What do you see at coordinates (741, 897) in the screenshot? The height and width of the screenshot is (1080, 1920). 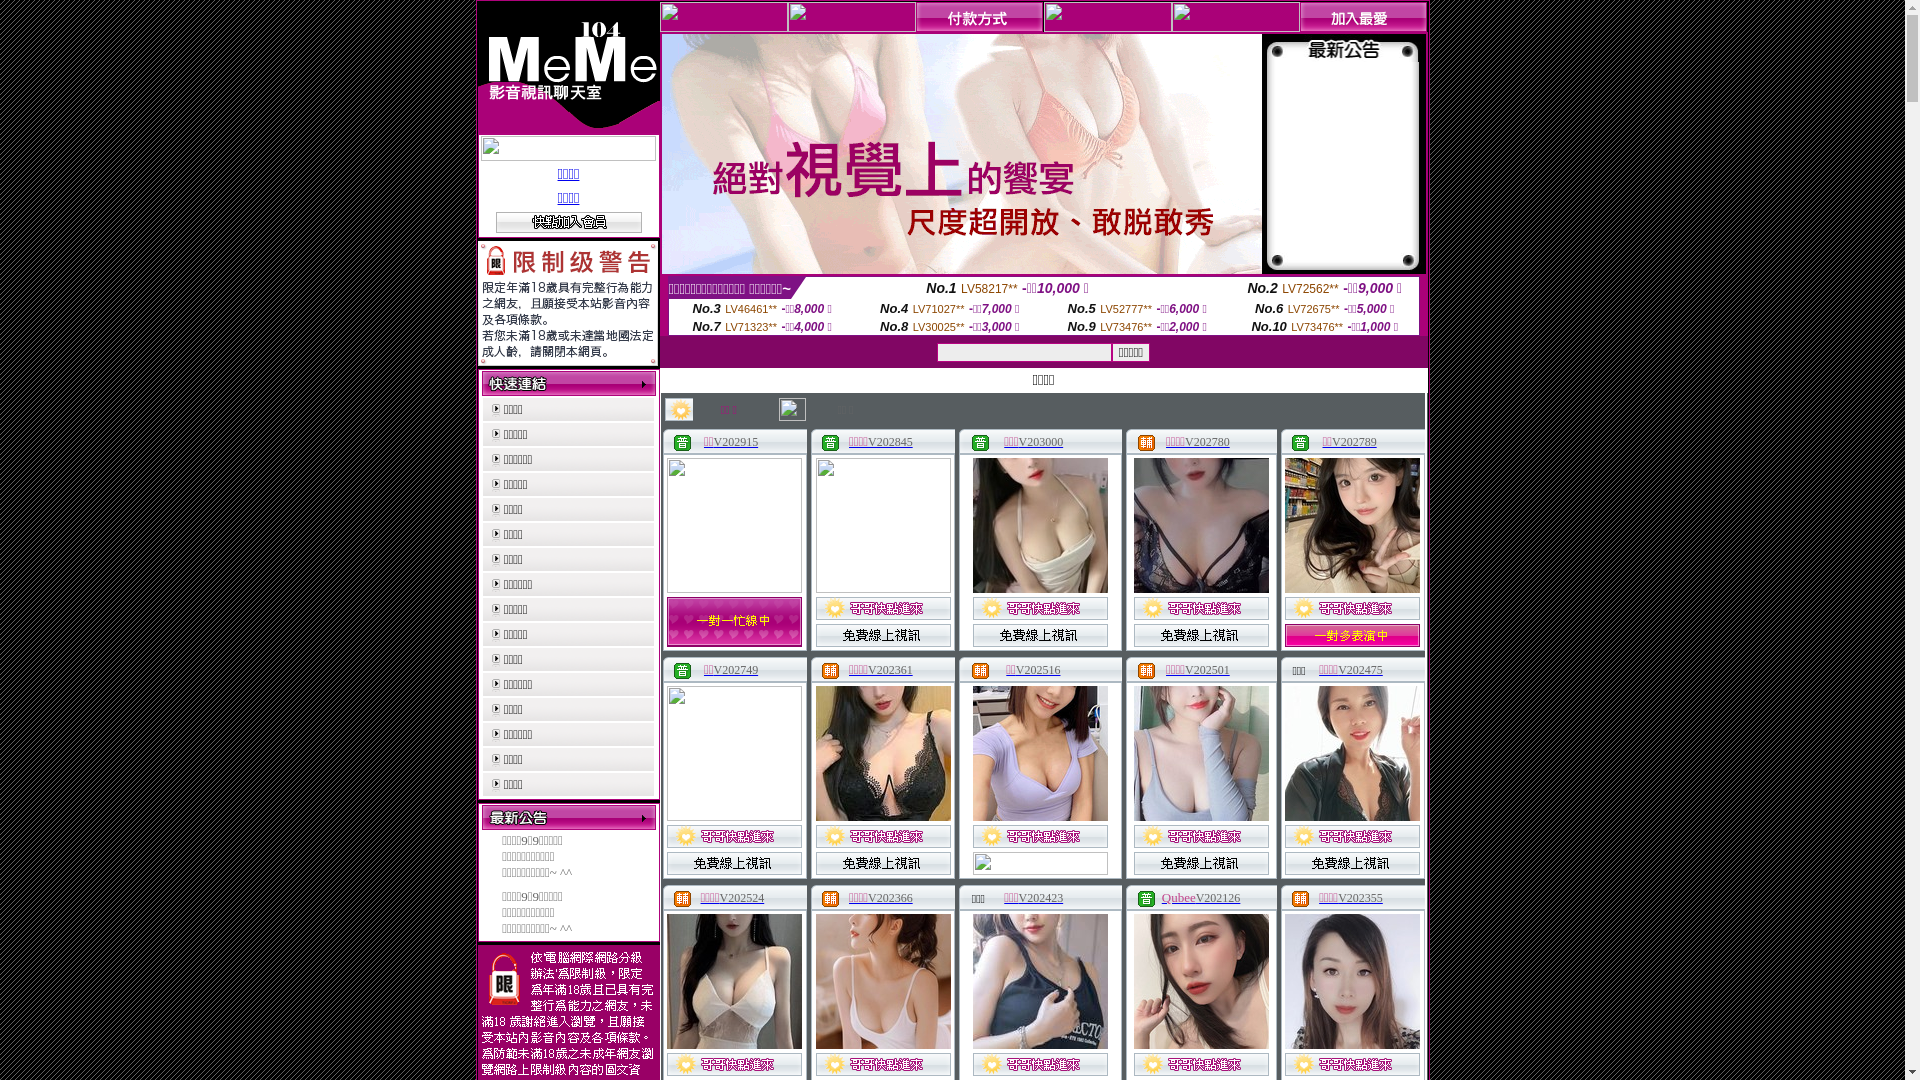 I see `'V202524'` at bounding box center [741, 897].